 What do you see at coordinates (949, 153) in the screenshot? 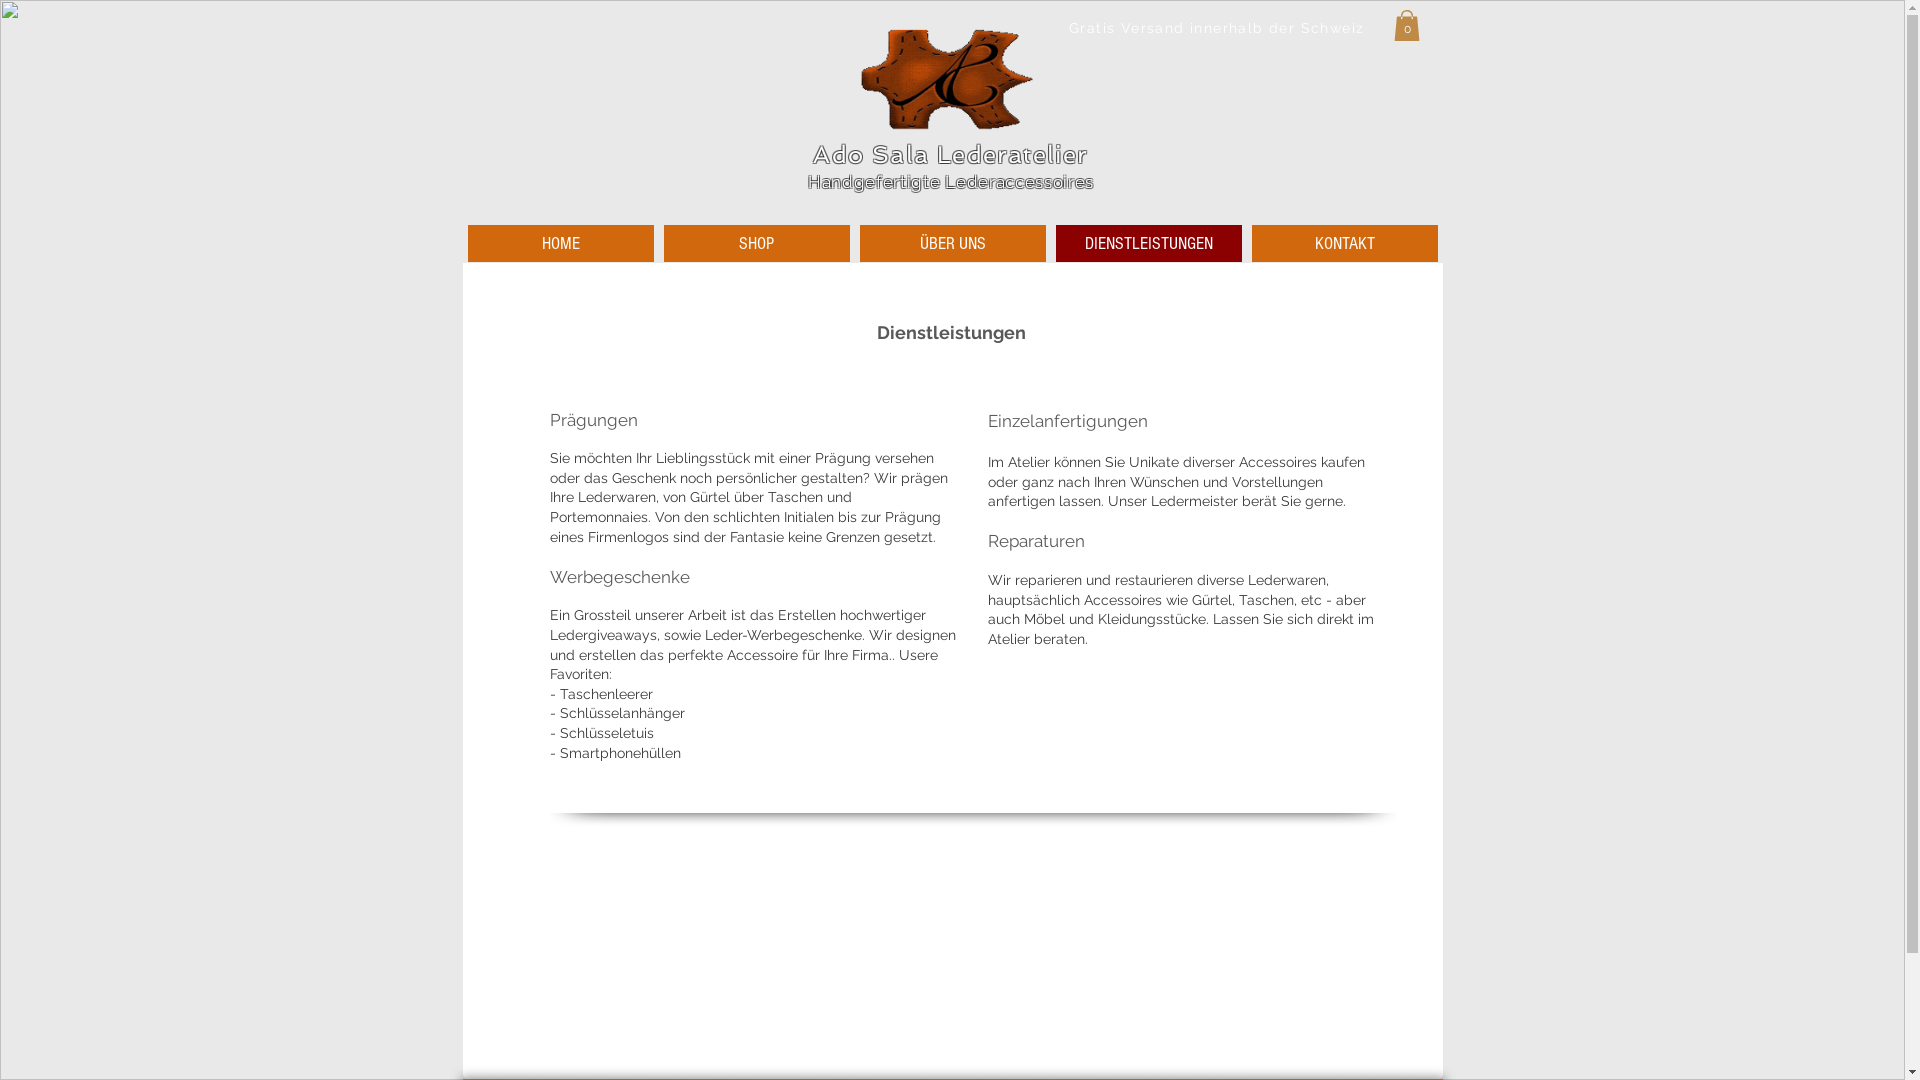
I see `'Ado Sala Lederatelier'` at bounding box center [949, 153].